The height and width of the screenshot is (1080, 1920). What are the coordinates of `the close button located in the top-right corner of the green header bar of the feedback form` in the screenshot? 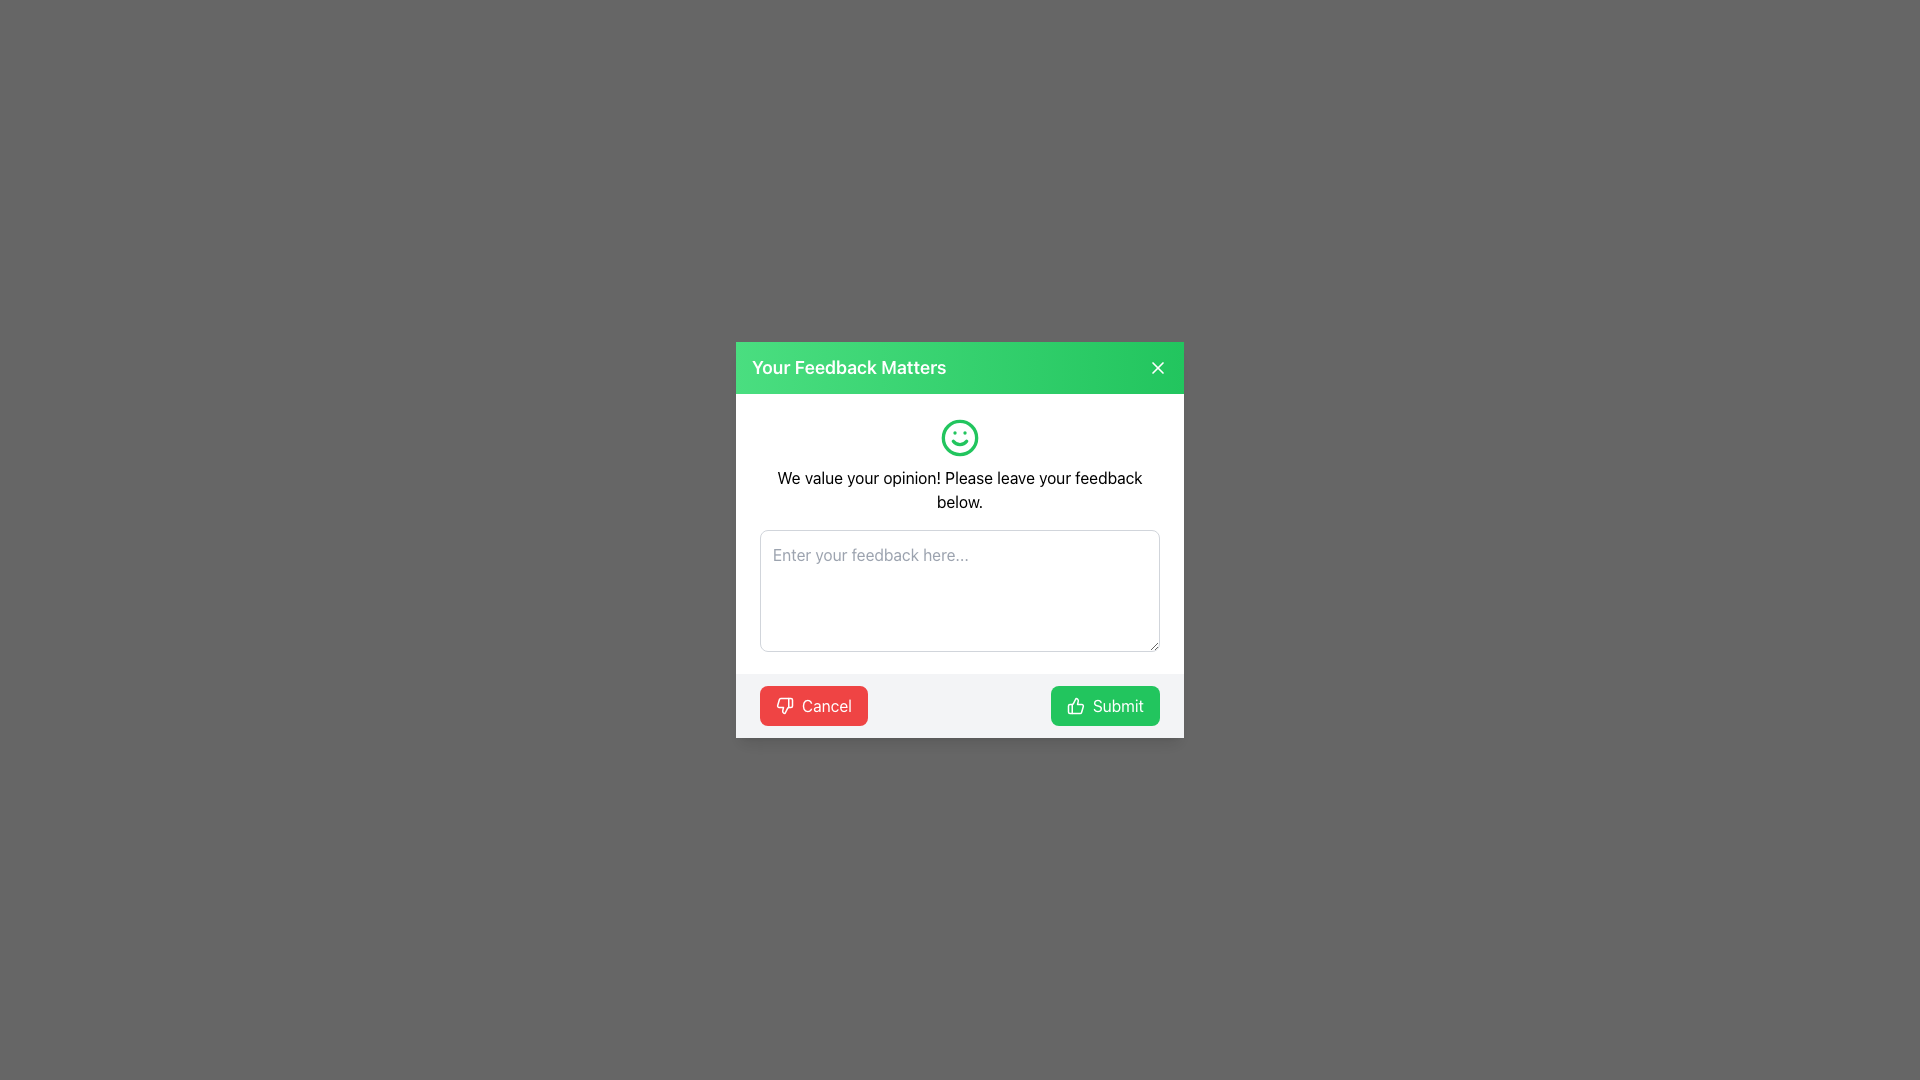 It's located at (1157, 367).